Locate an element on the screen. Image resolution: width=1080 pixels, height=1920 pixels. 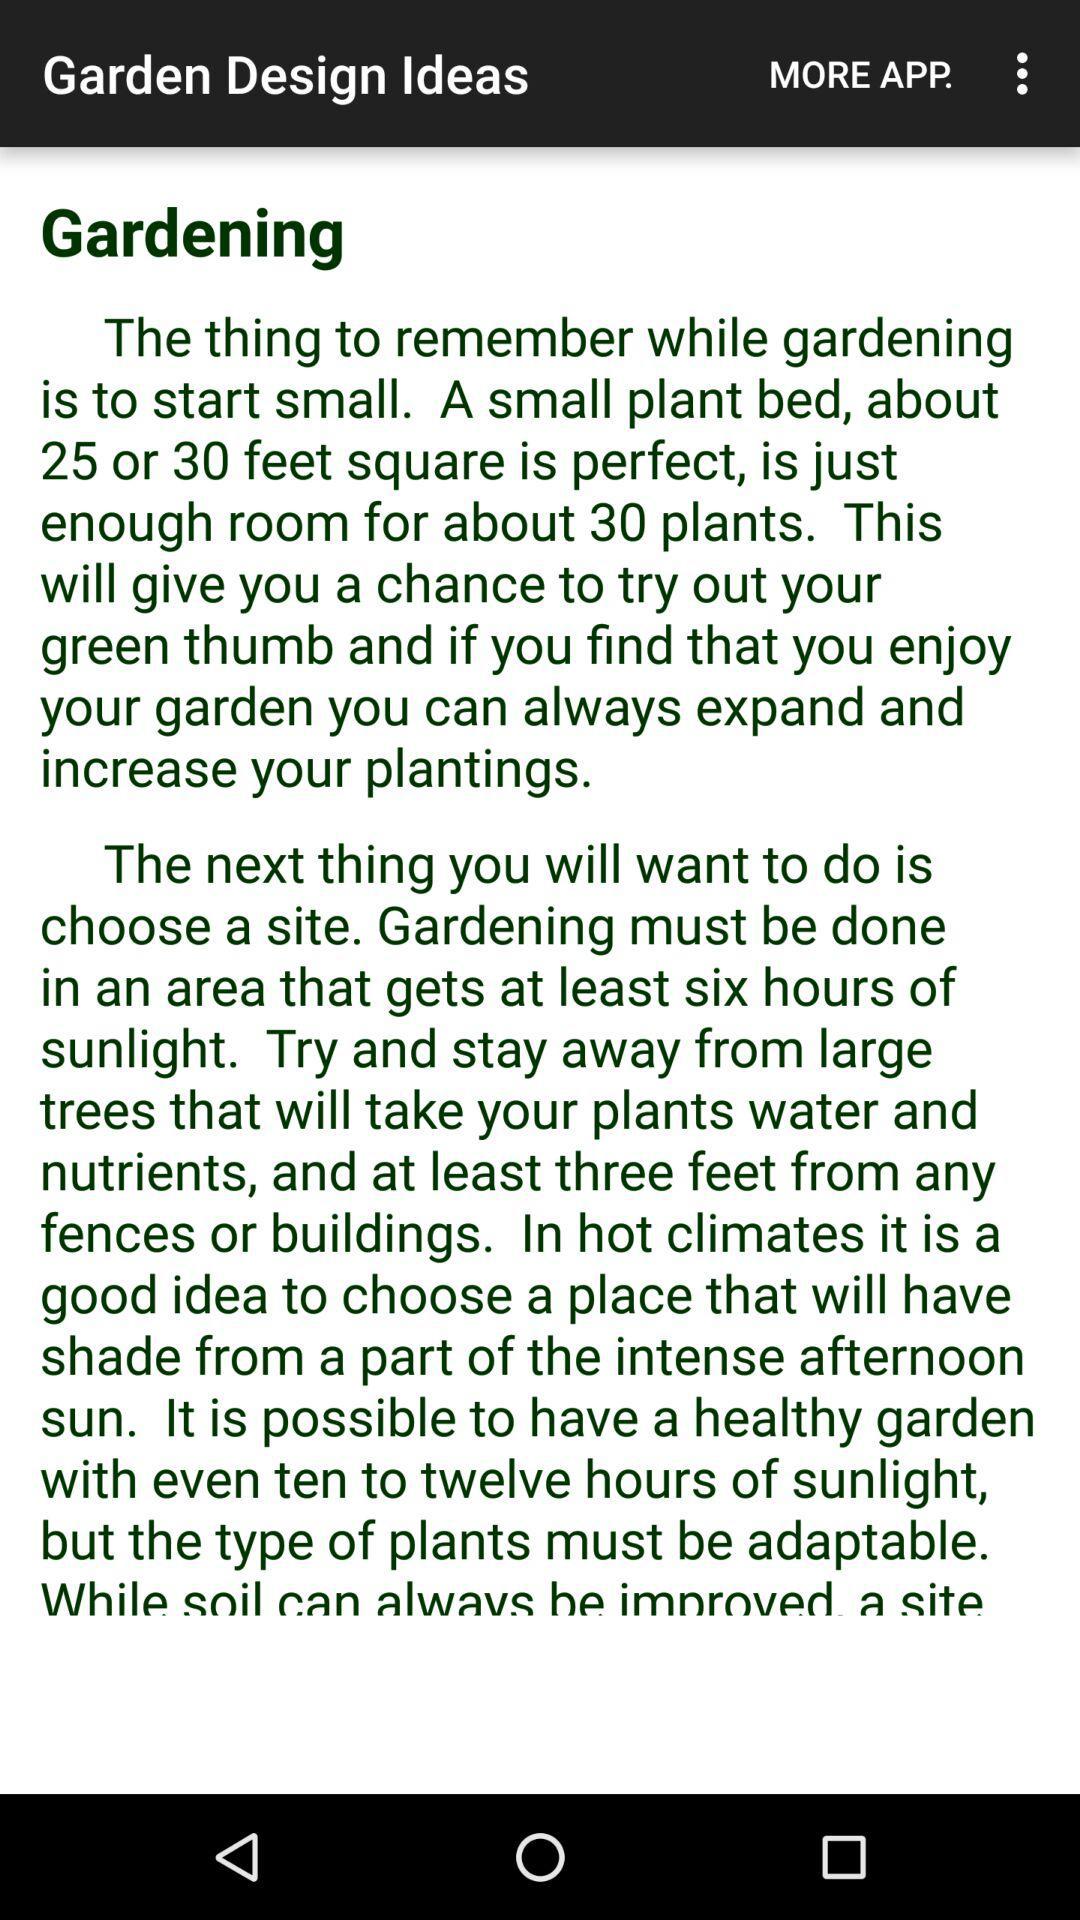
icon to the right of the more app. item is located at coordinates (1027, 73).